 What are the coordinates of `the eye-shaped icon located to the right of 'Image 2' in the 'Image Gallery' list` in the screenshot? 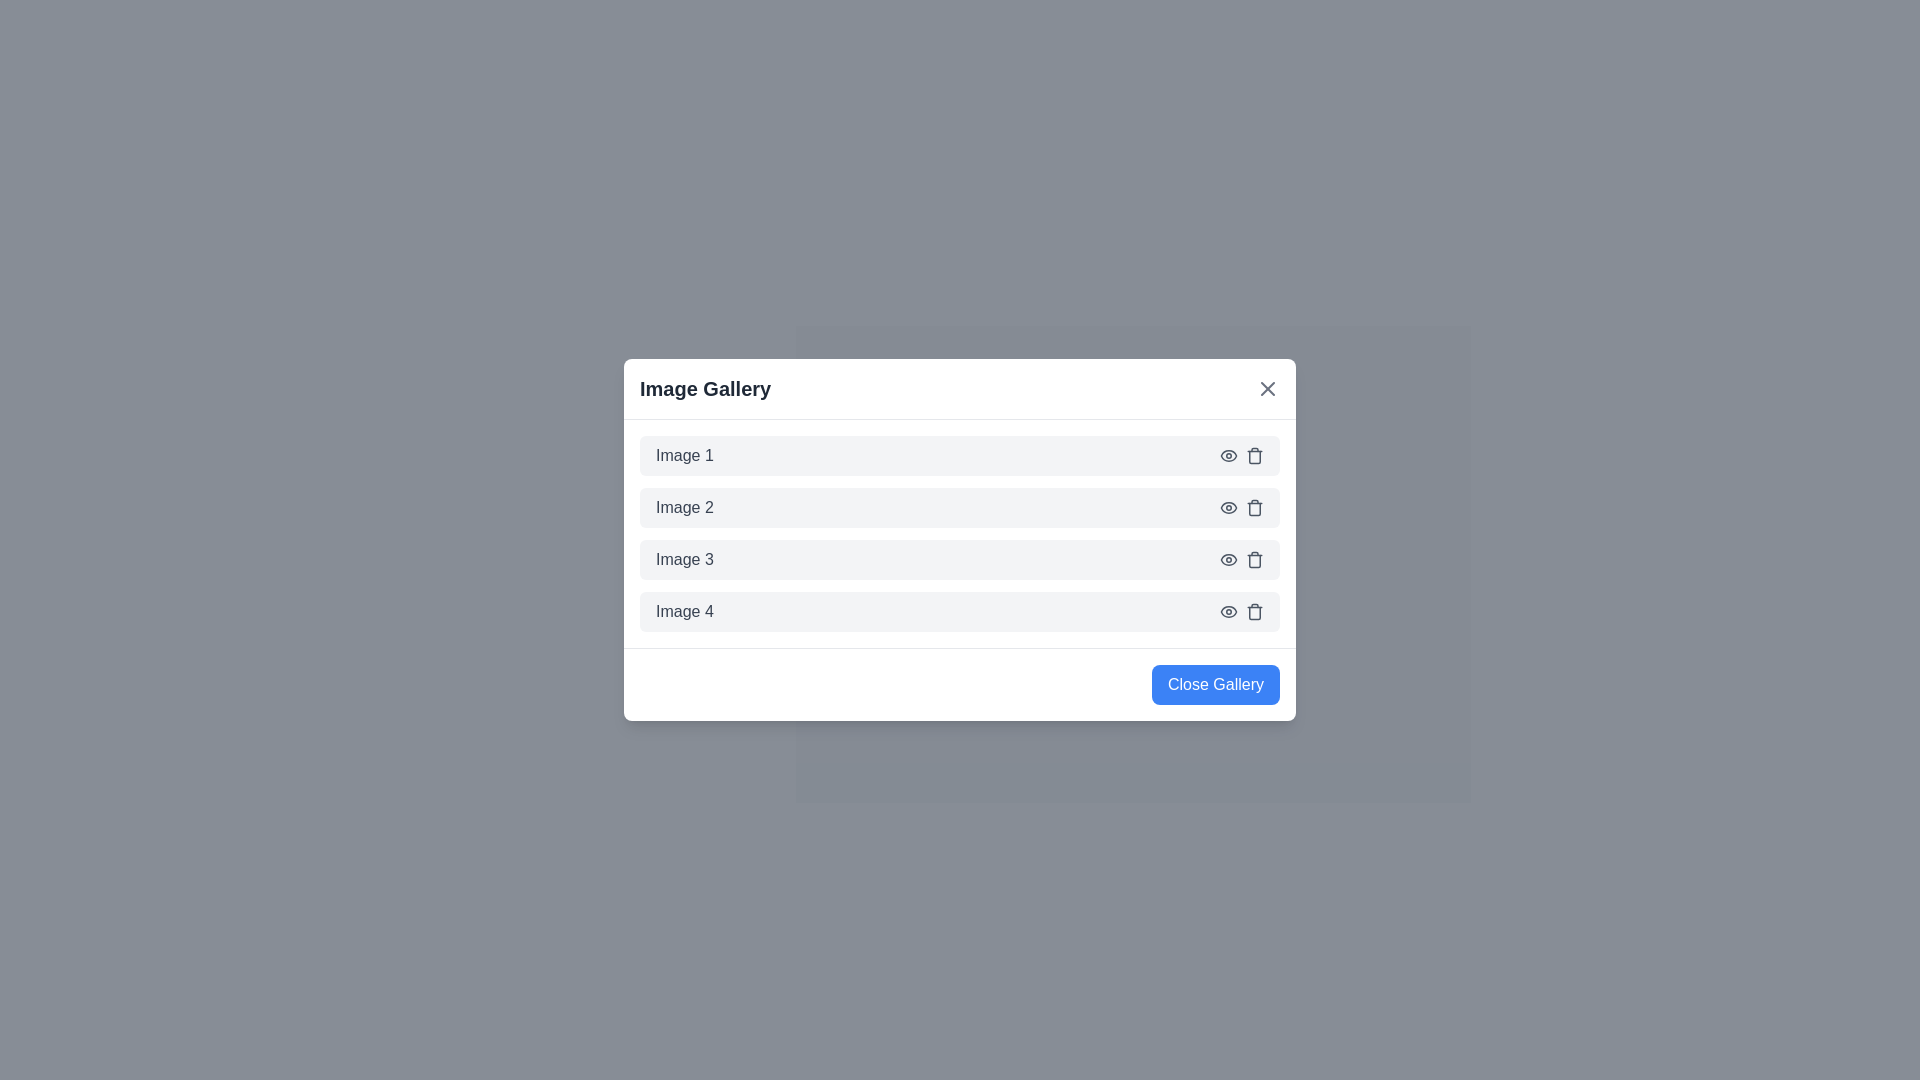 It's located at (1227, 455).